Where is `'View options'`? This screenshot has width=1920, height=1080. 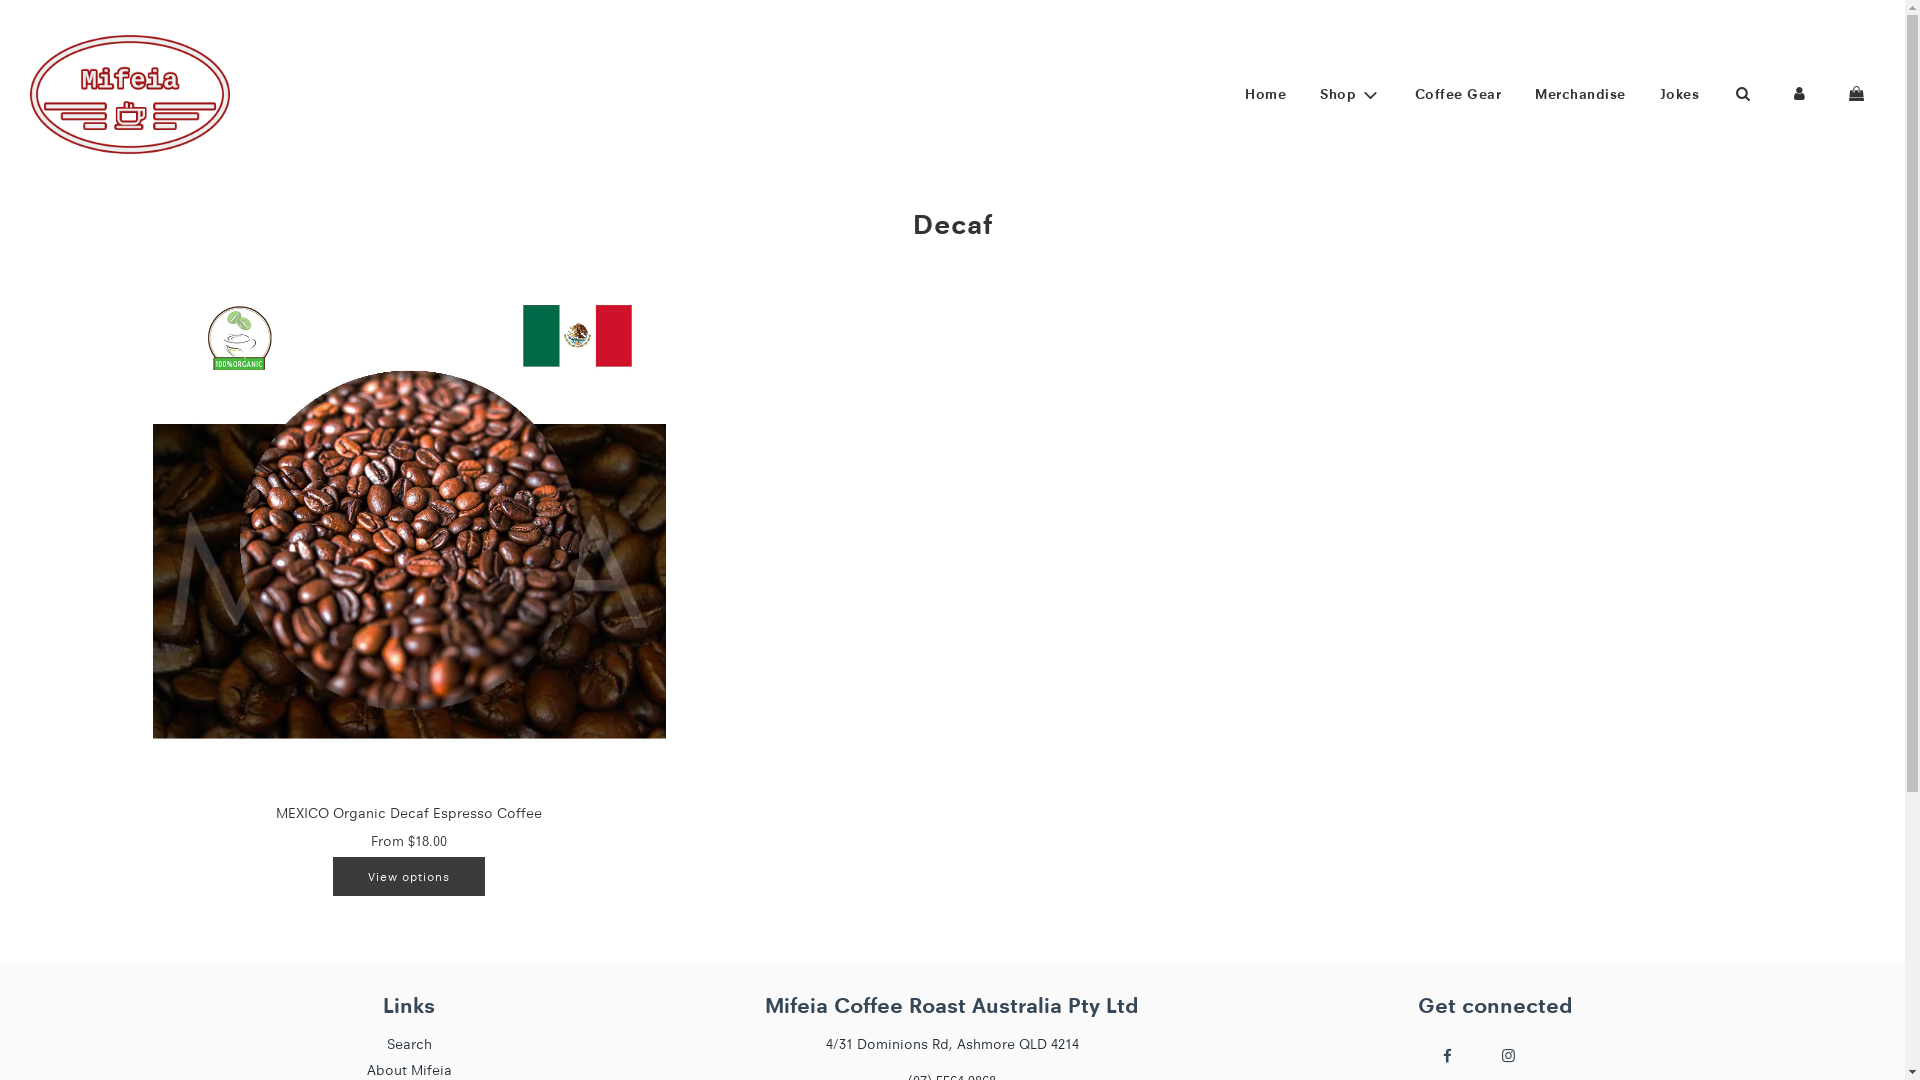
'View options' is located at coordinates (332, 875).